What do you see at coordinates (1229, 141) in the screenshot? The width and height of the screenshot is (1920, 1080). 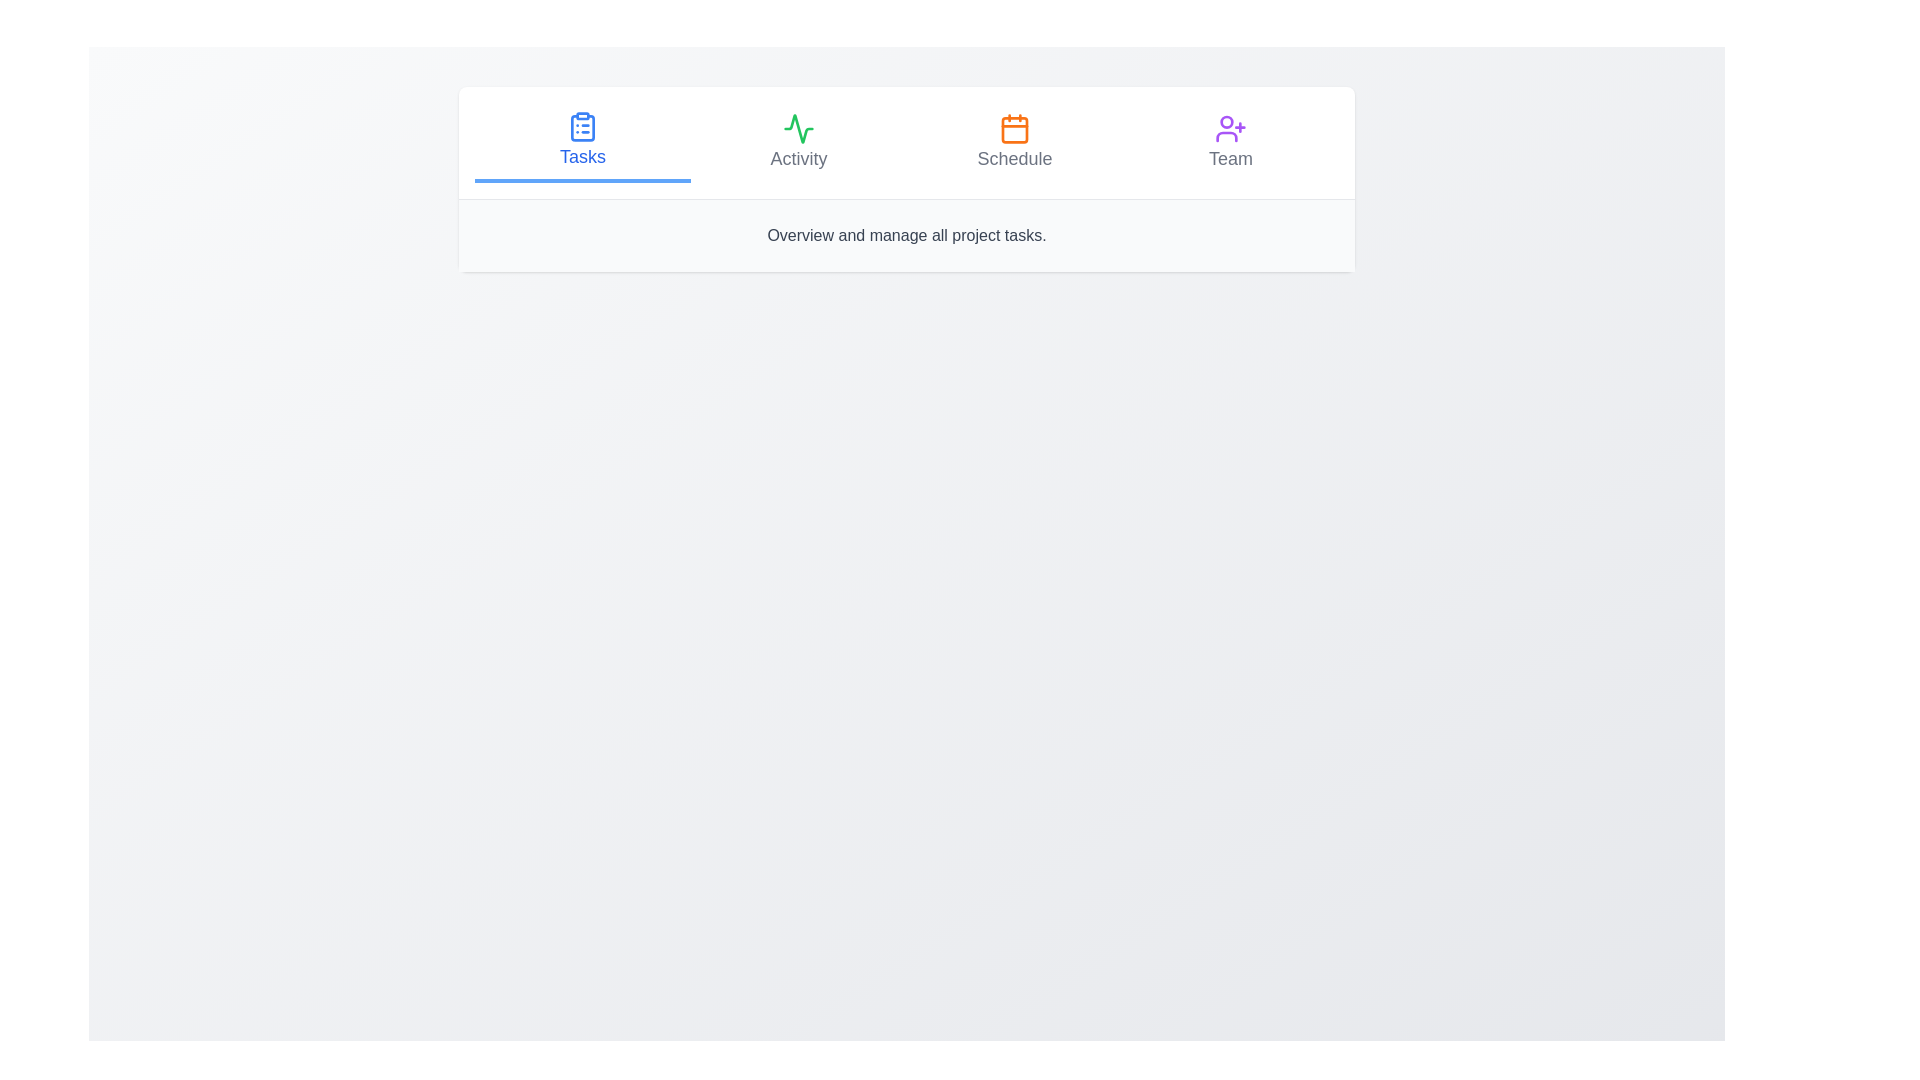 I see `the Team tab` at bounding box center [1229, 141].